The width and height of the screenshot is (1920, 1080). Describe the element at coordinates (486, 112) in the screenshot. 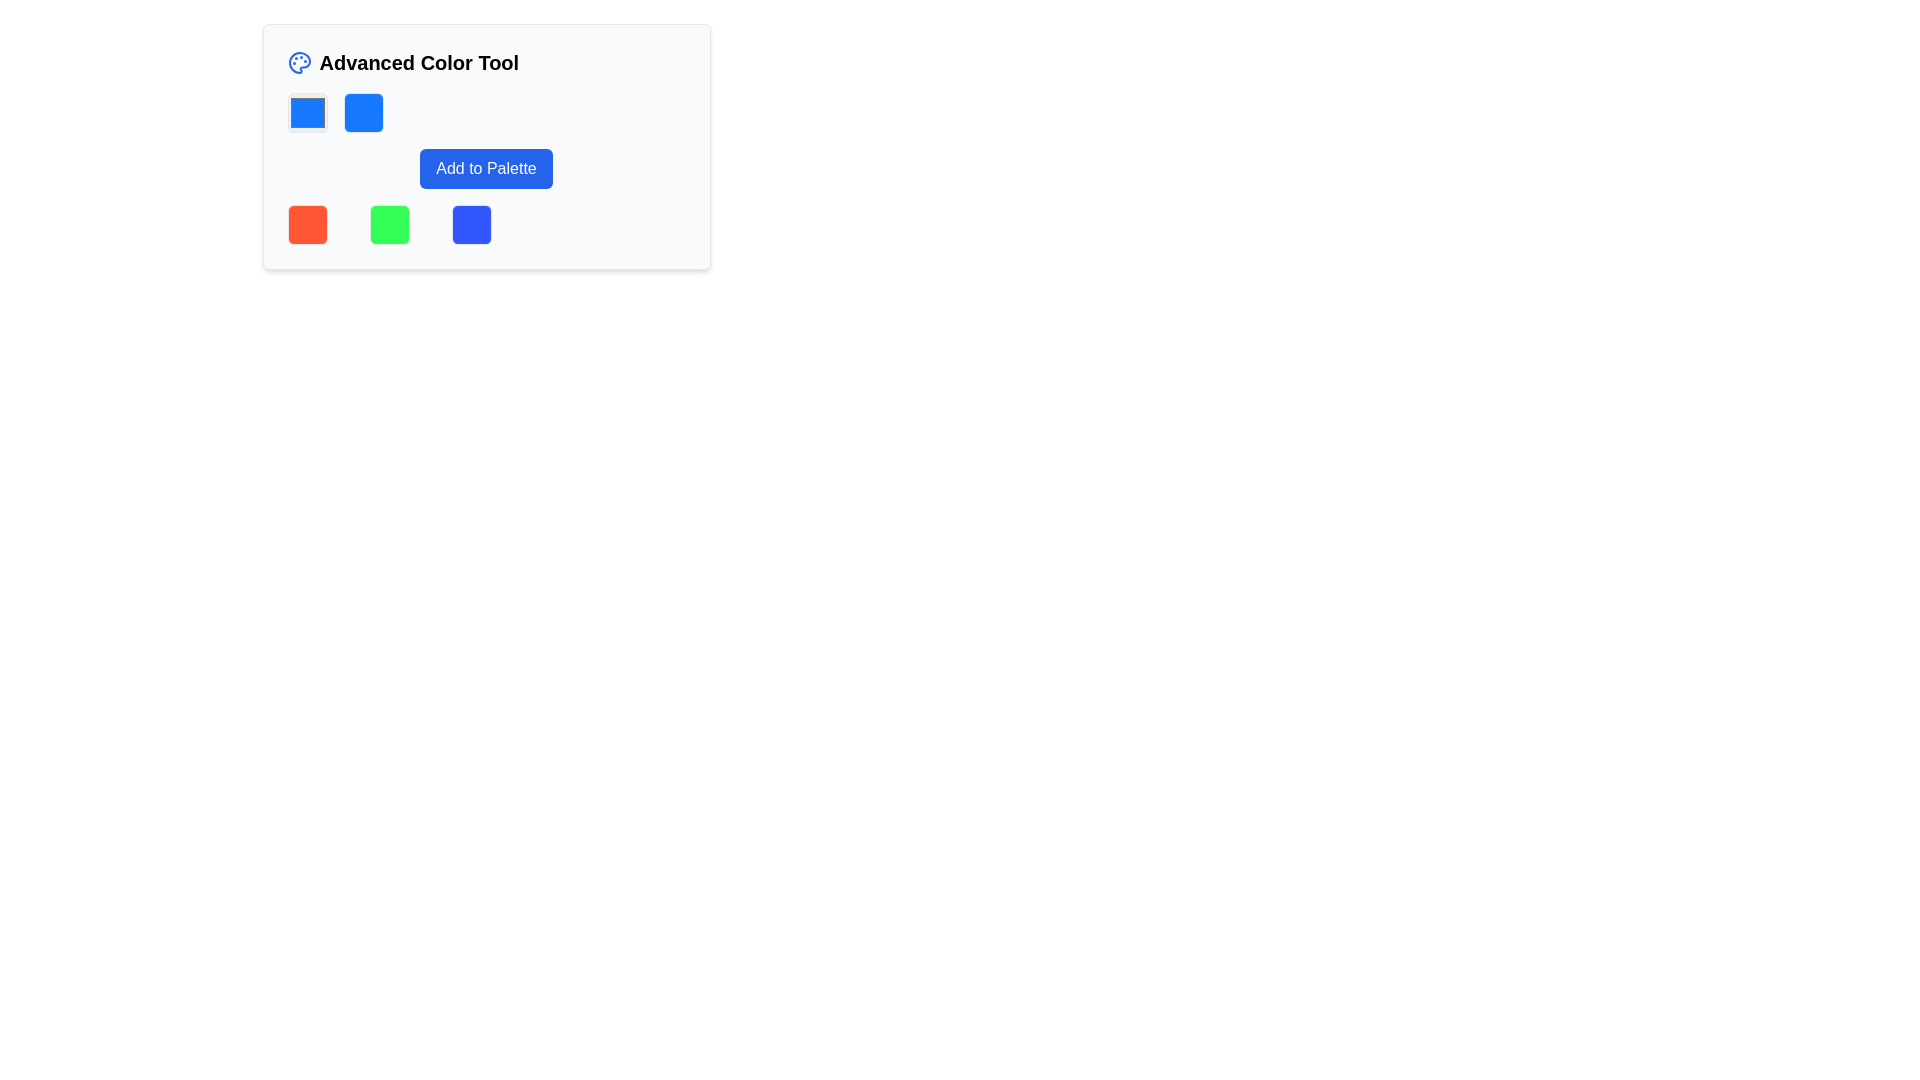

I see `the larger blue square in the Color Selector located below the title 'Advanced Color Tool' for detailed interaction or selection` at that location.